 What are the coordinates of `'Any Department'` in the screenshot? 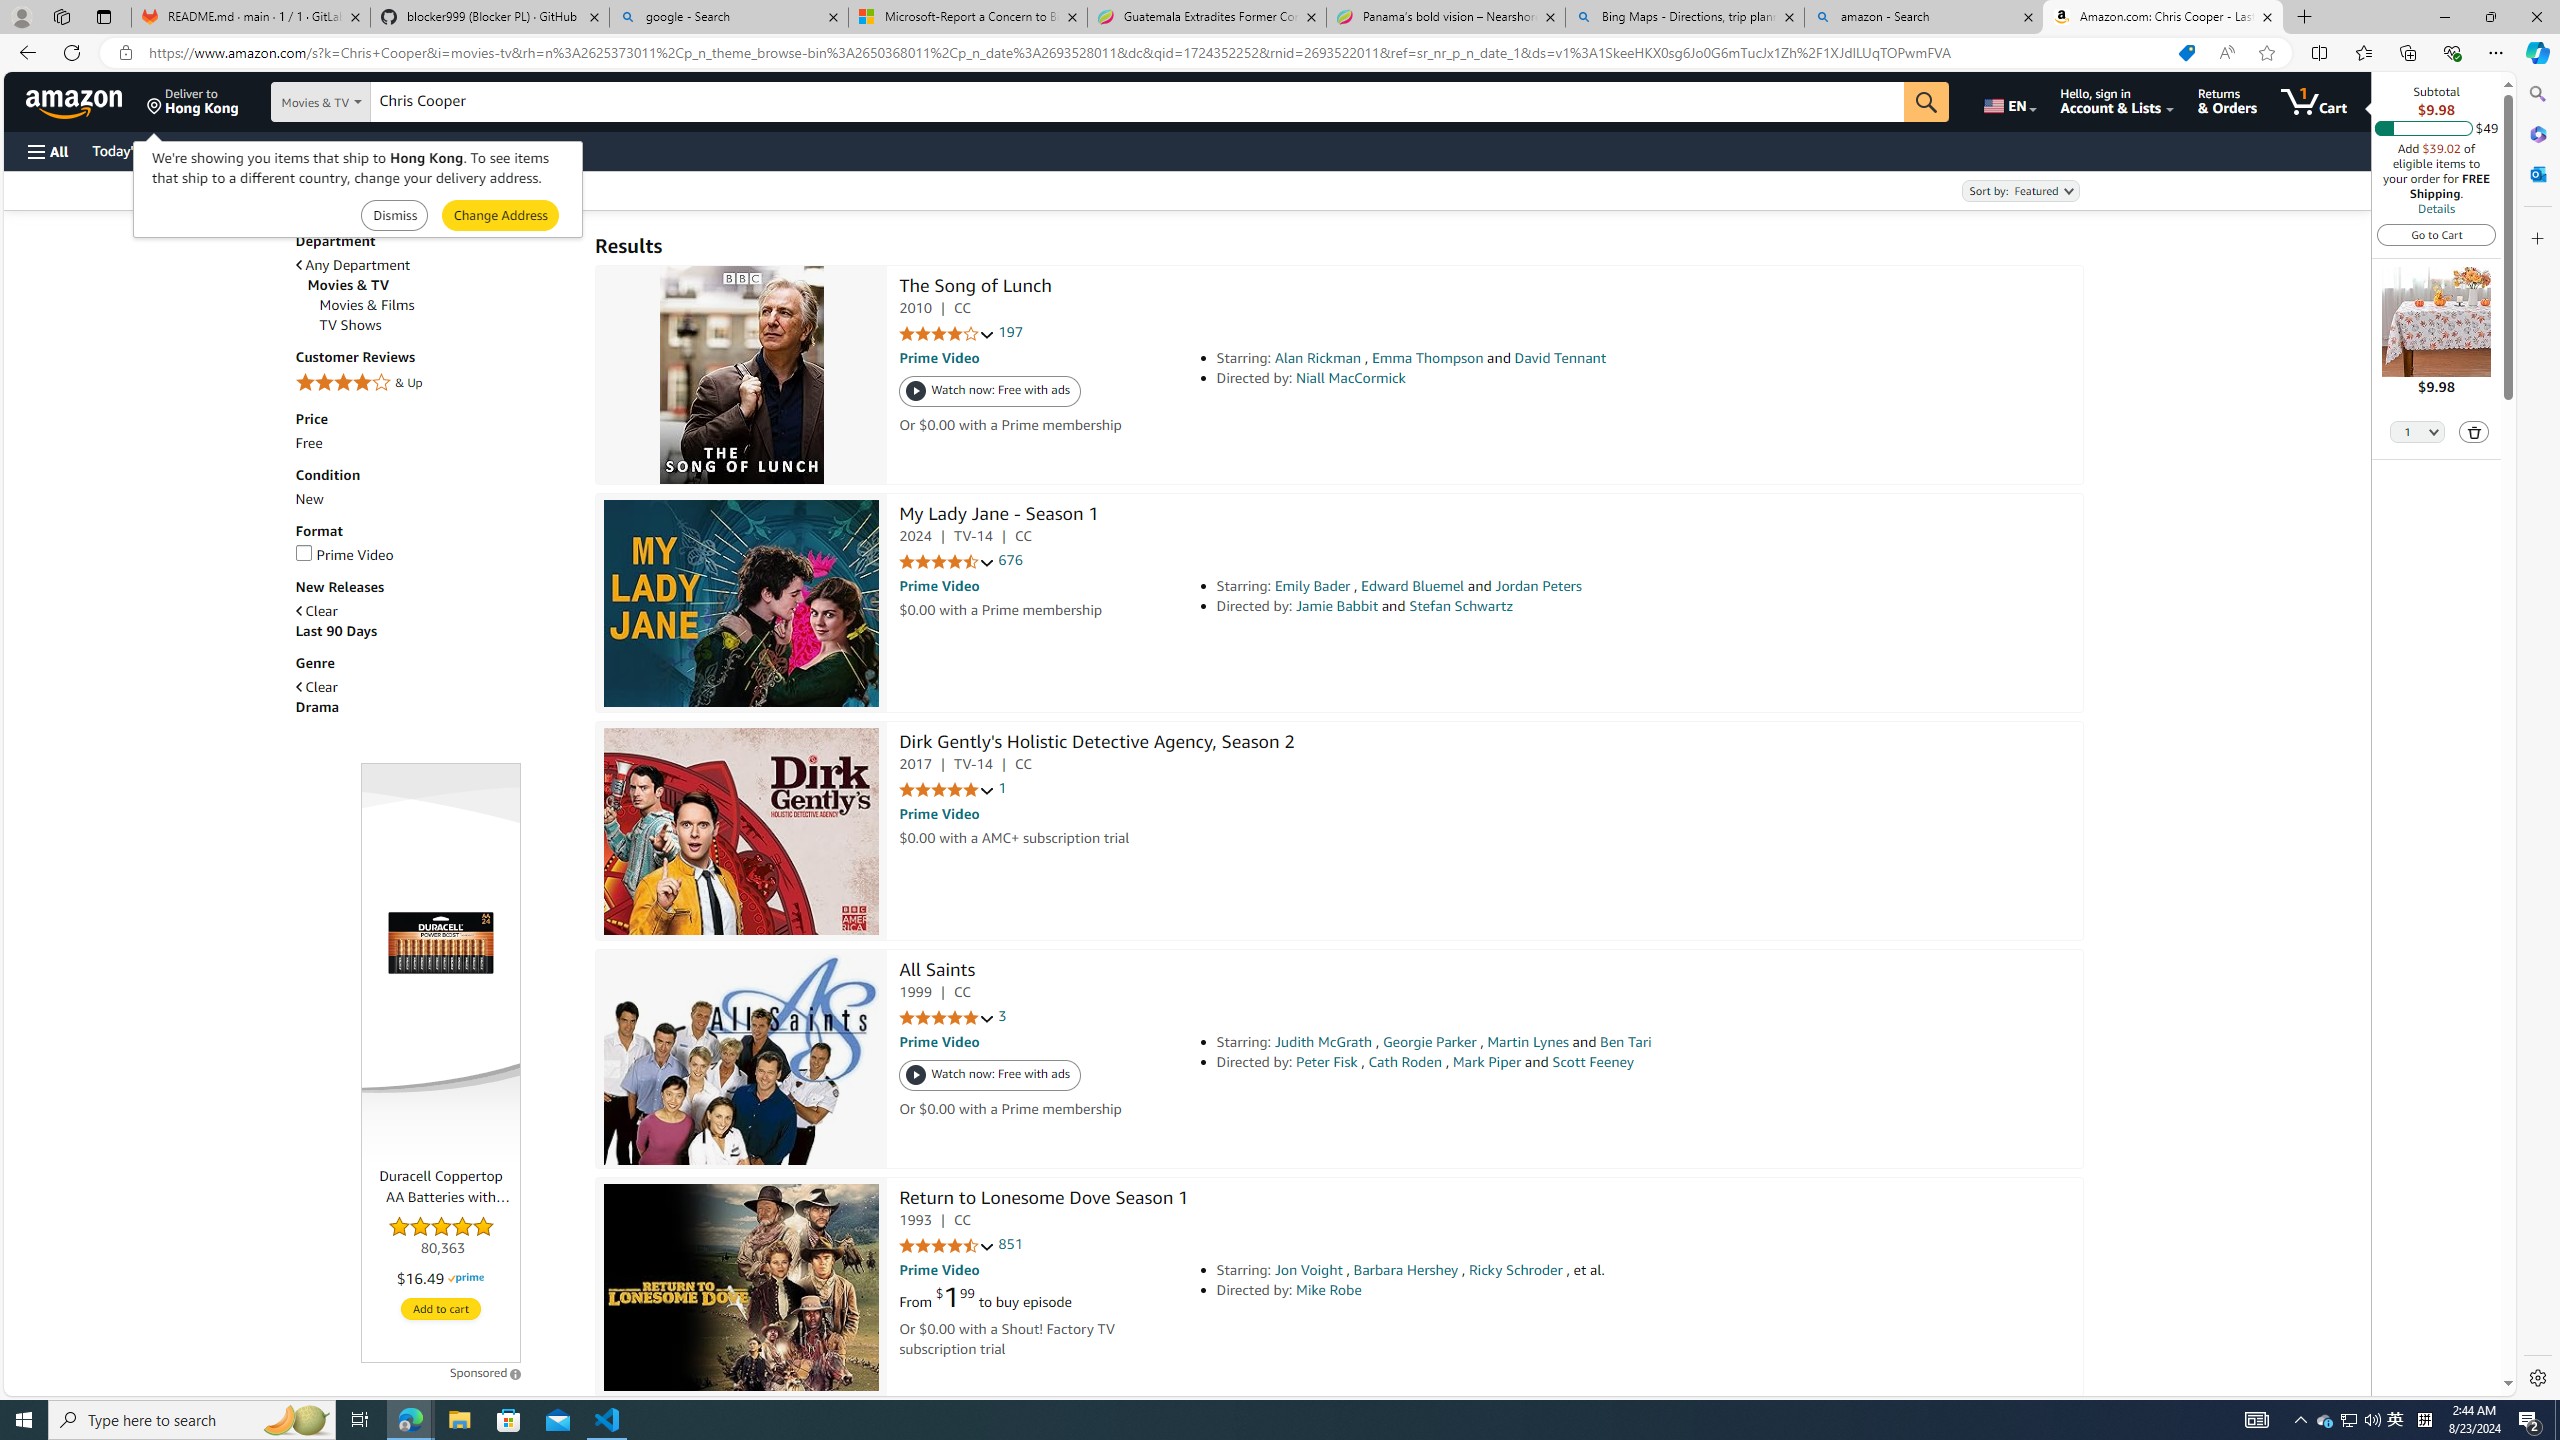 It's located at (435, 264).